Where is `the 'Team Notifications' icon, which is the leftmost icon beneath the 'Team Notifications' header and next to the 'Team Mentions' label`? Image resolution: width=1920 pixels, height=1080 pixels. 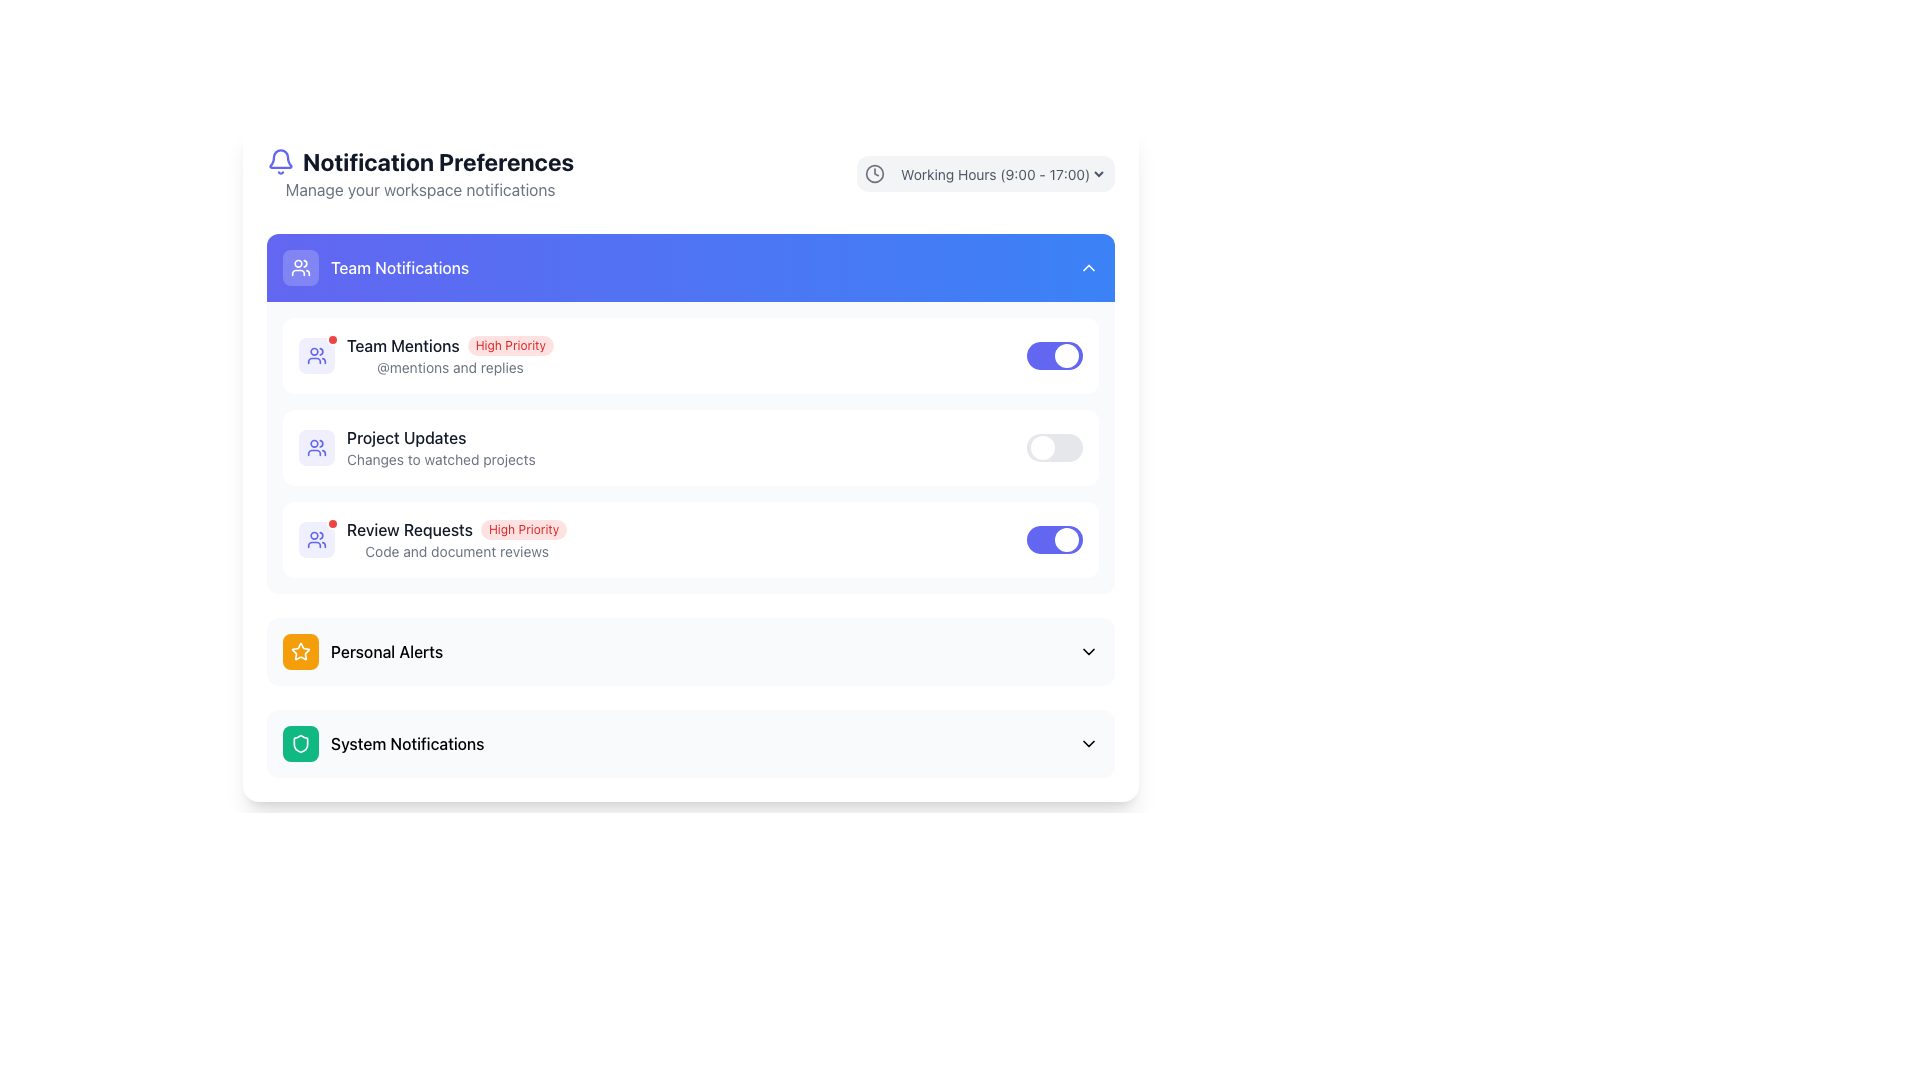 the 'Team Notifications' icon, which is the leftmost icon beneath the 'Team Notifications' header and next to the 'Team Mentions' label is located at coordinates (315, 354).